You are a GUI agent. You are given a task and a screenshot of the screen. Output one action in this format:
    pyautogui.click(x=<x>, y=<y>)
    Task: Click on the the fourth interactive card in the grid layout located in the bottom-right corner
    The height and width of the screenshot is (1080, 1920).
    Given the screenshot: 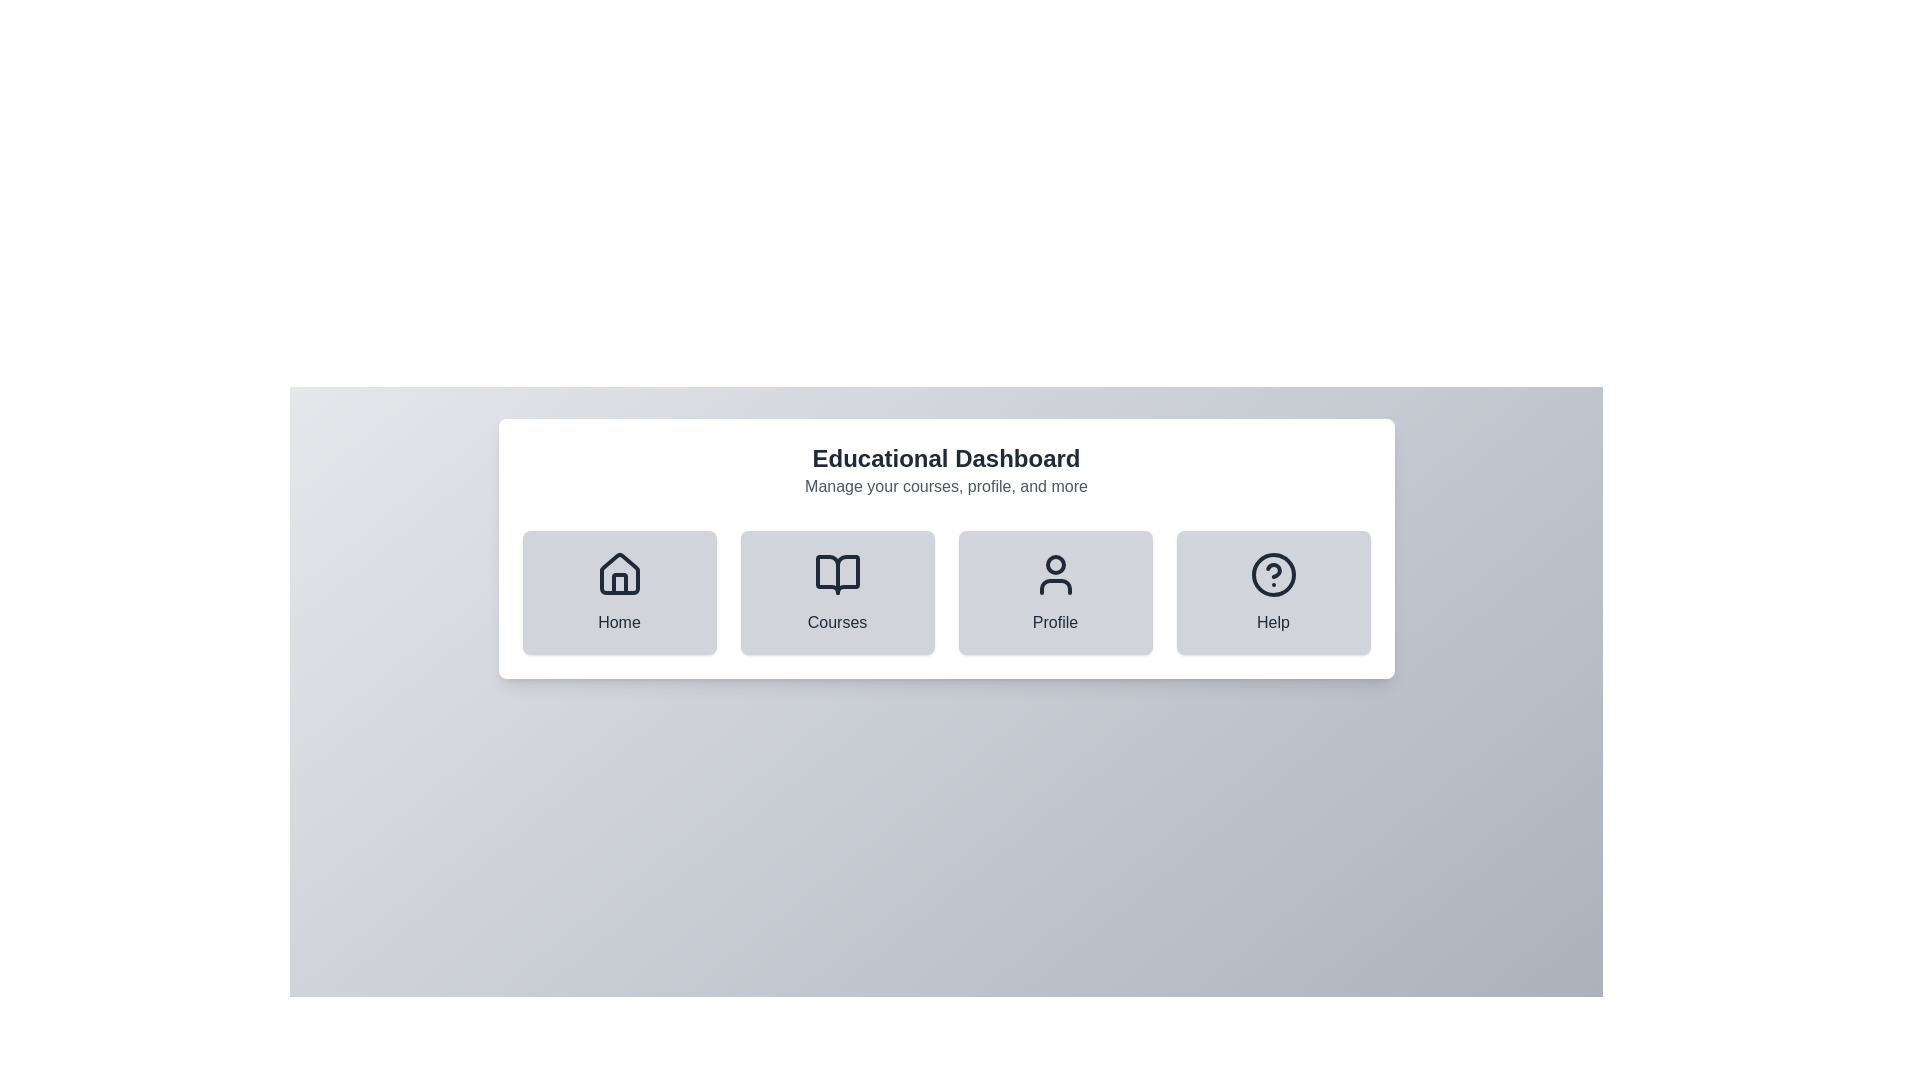 What is the action you would take?
    pyautogui.click(x=1272, y=592)
    